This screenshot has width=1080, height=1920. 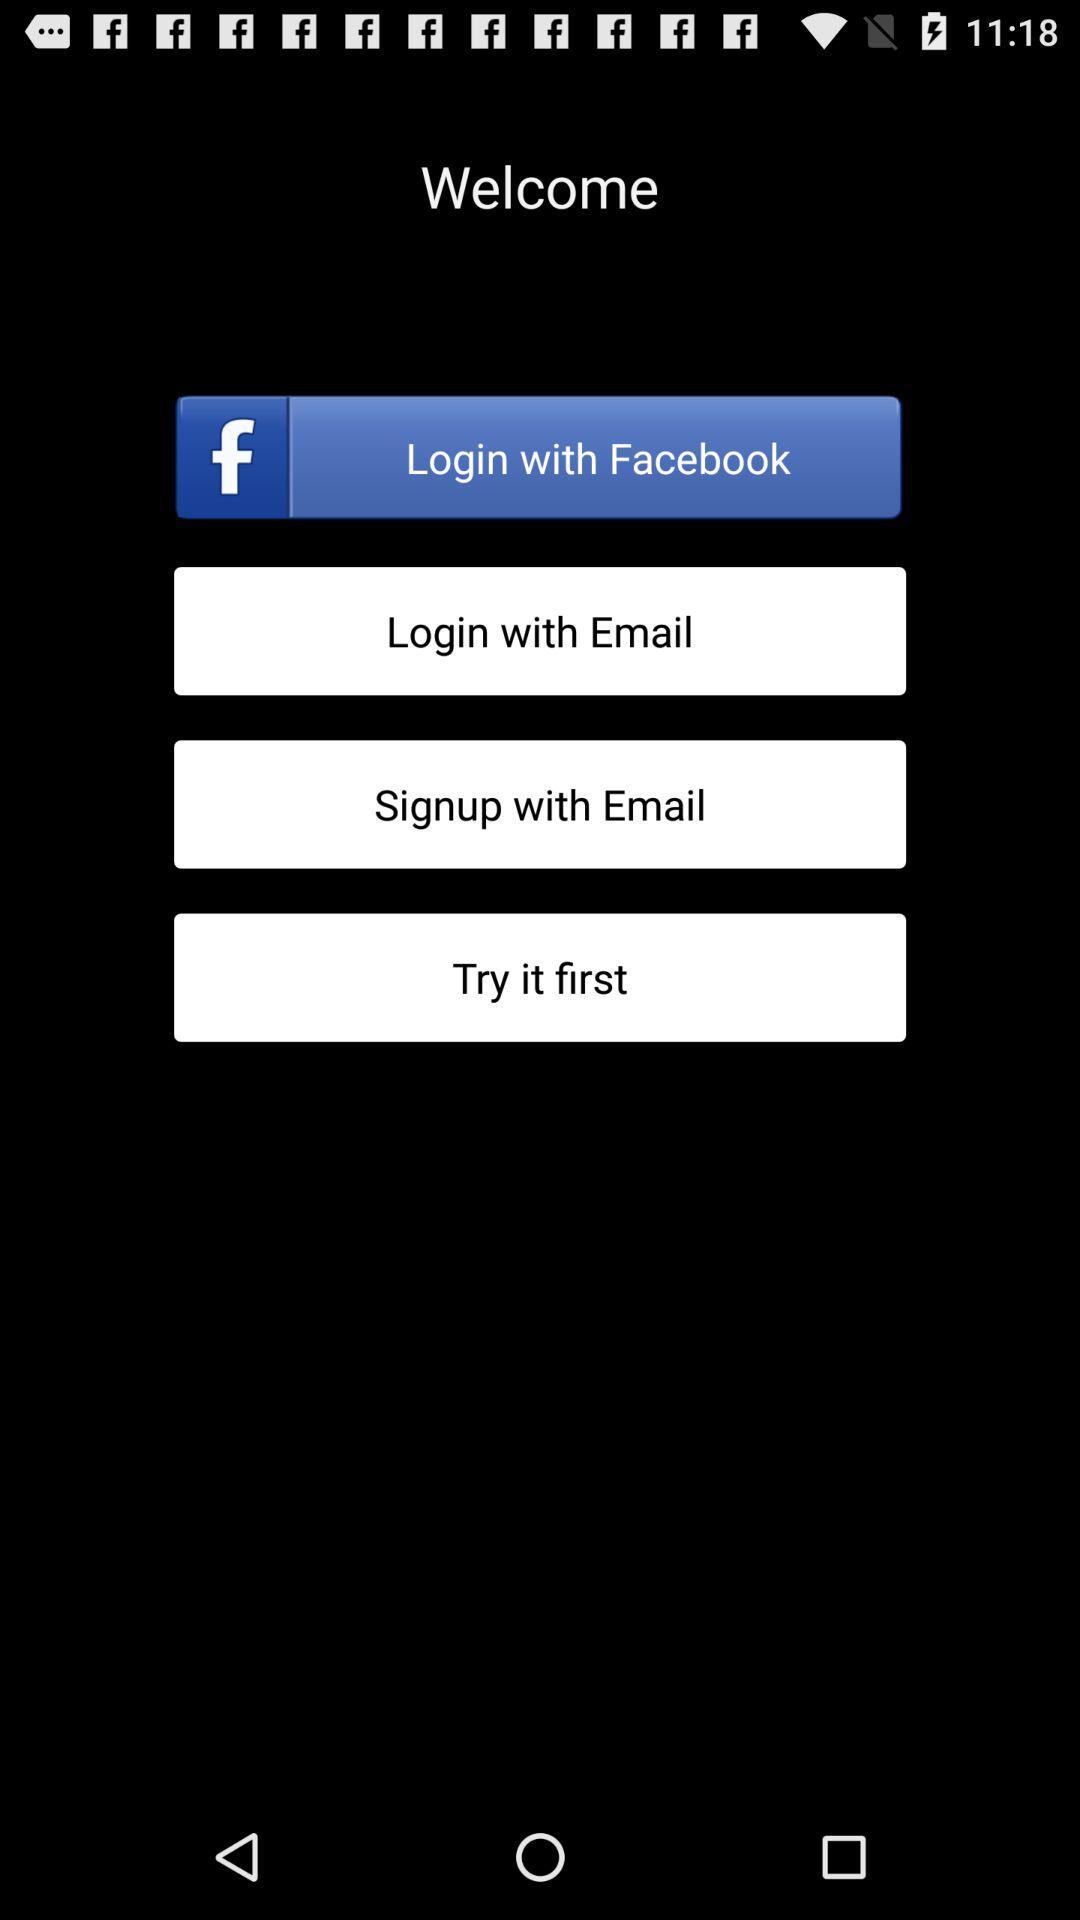 What do you see at coordinates (540, 804) in the screenshot?
I see `sign up with email` at bounding box center [540, 804].